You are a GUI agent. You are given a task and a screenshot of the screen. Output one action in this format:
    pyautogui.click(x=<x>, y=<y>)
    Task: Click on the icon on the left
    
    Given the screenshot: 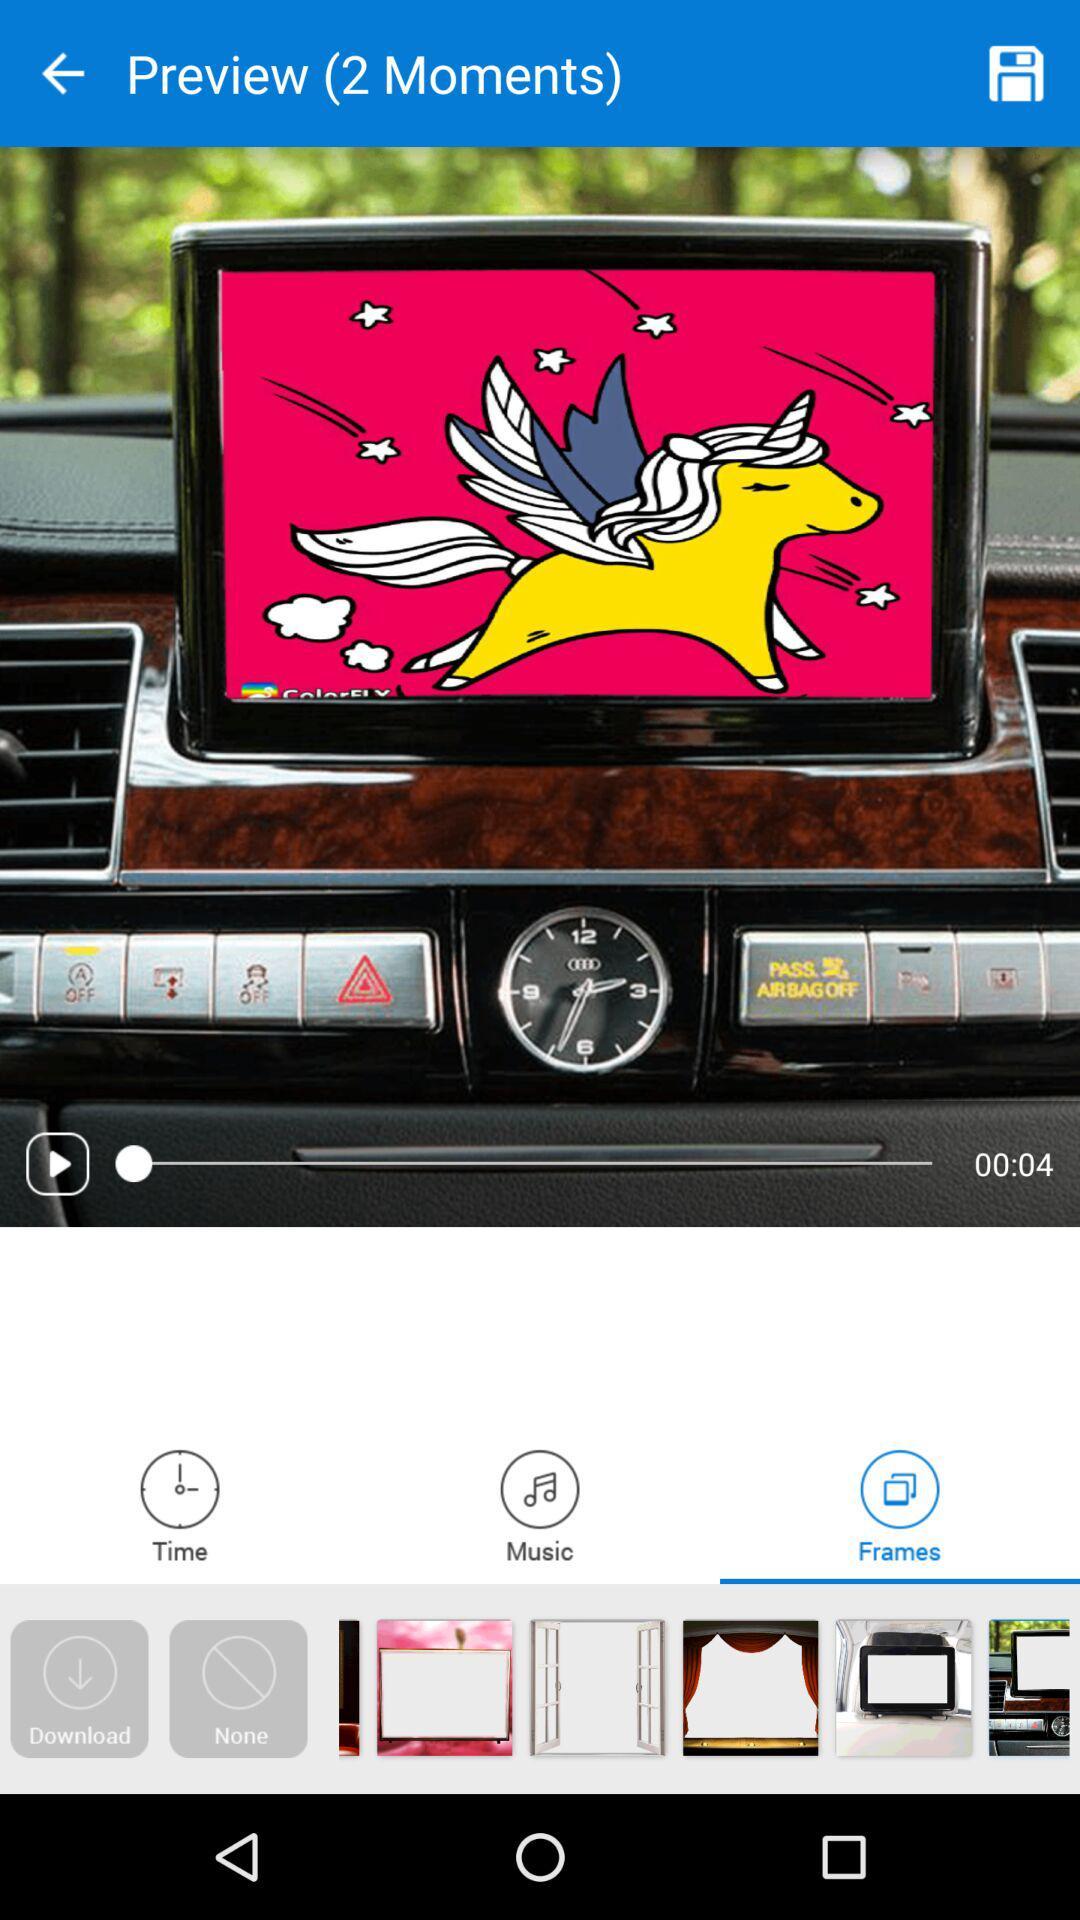 What is the action you would take?
    pyautogui.click(x=56, y=1163)
    